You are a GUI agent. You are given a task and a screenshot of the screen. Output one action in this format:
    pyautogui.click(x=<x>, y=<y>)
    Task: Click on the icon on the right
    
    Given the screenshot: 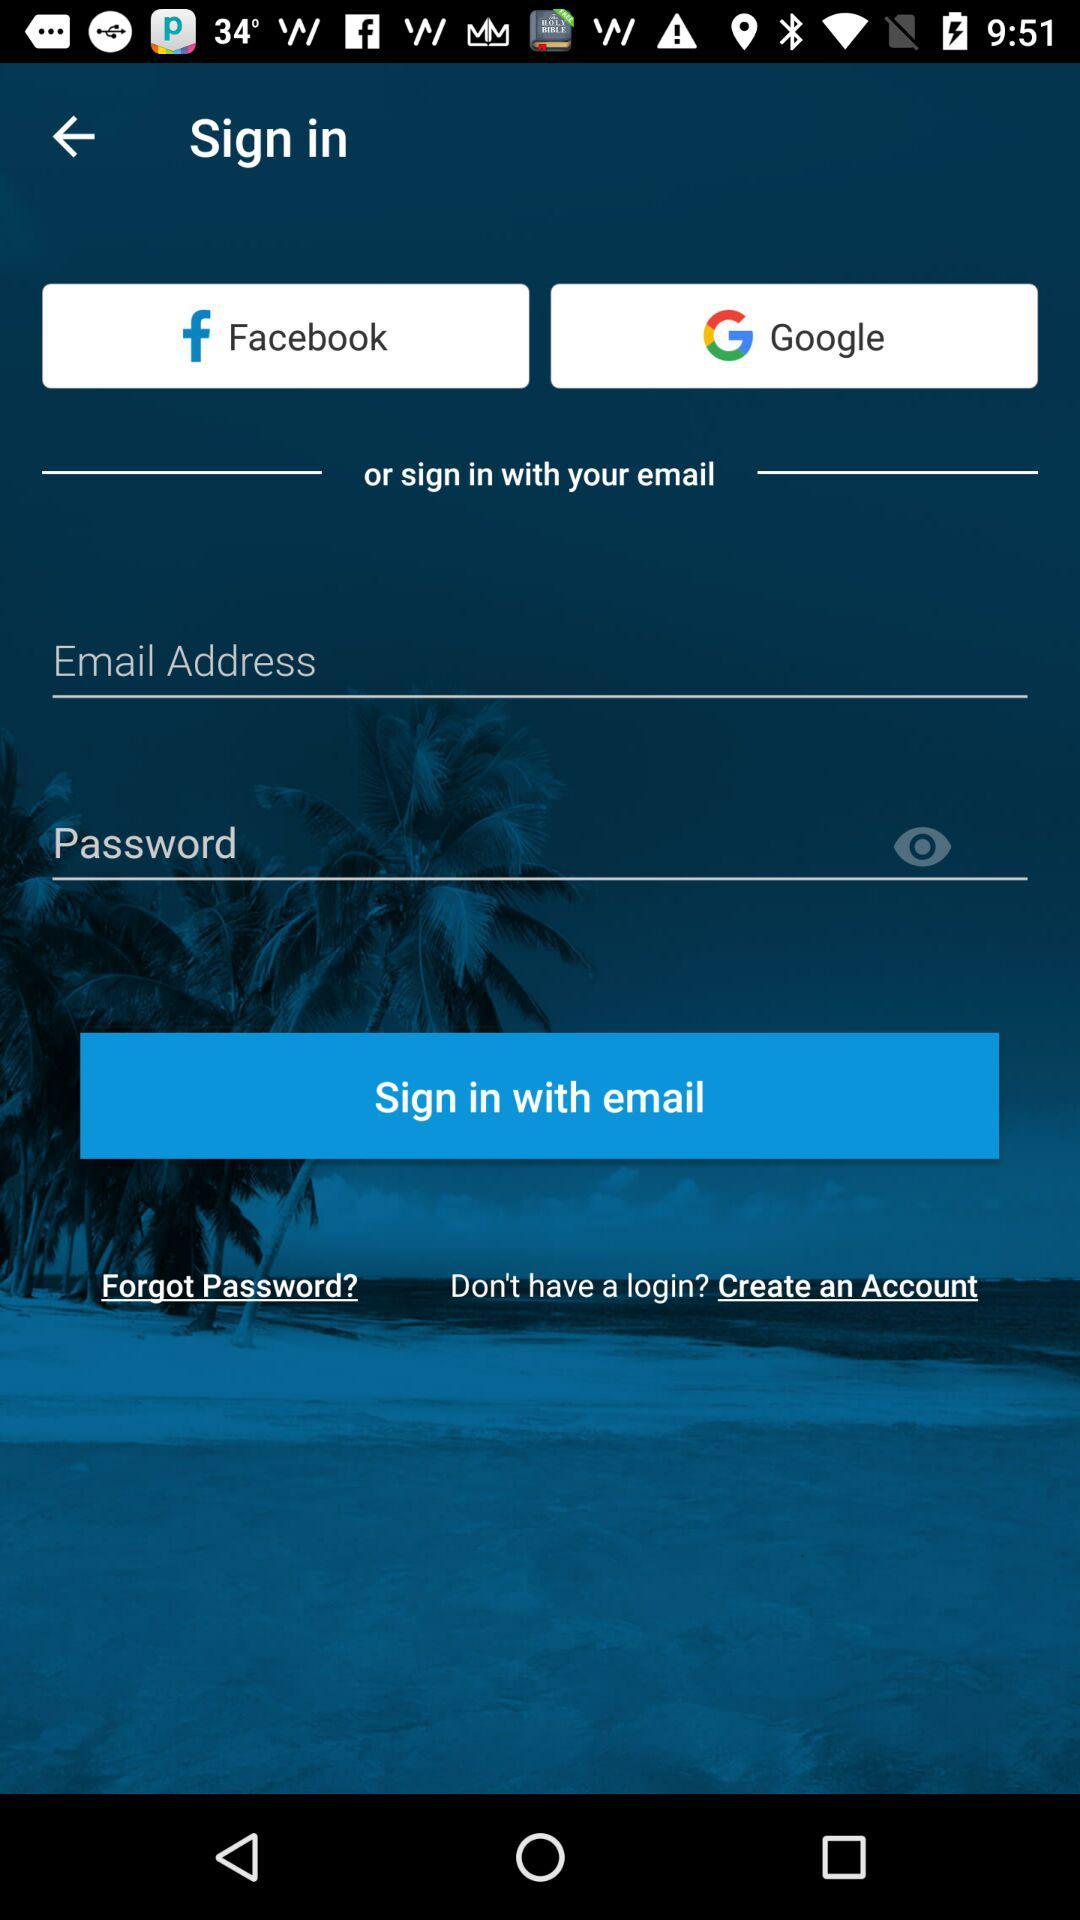 What is the action you would take?
    pyautogui.click(x=958, y=847)
    